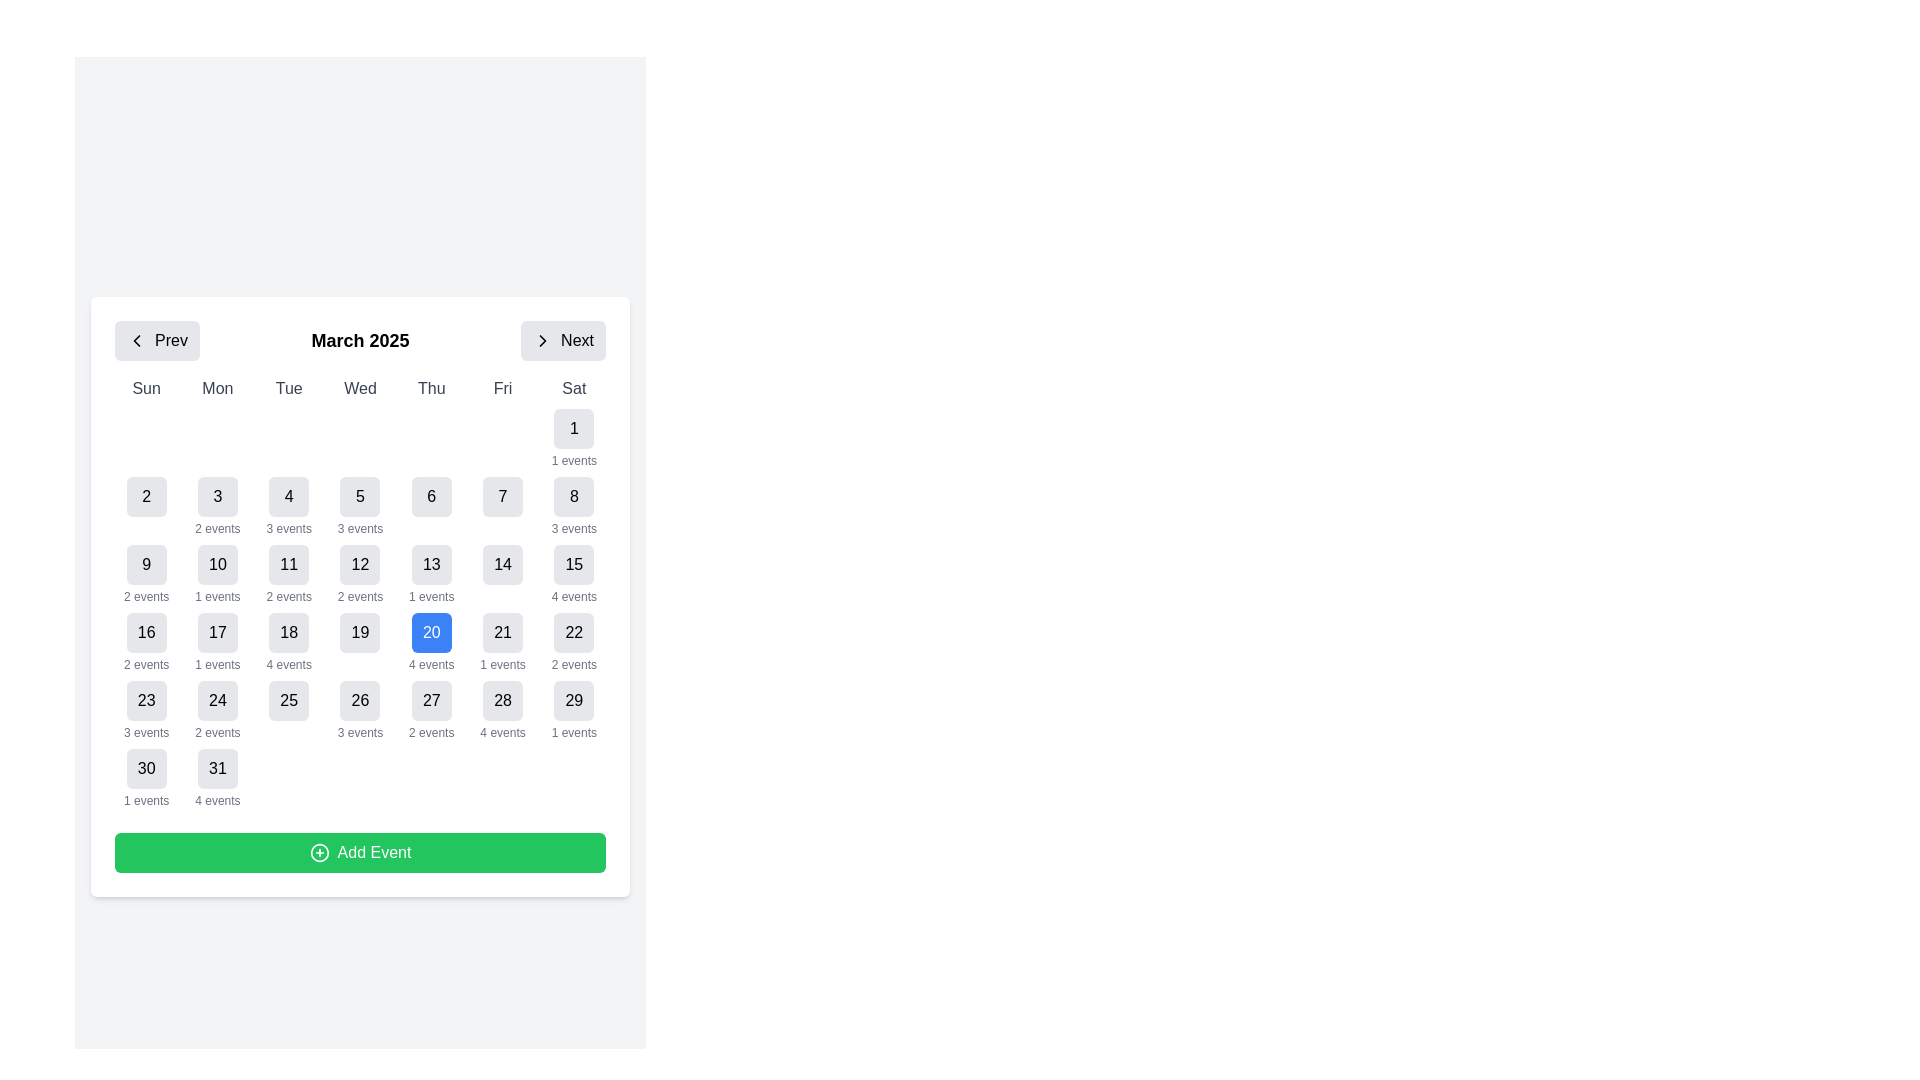  I want to click on the square button labeled '28' in the calendar grid for March 2025, so click(503, 700).